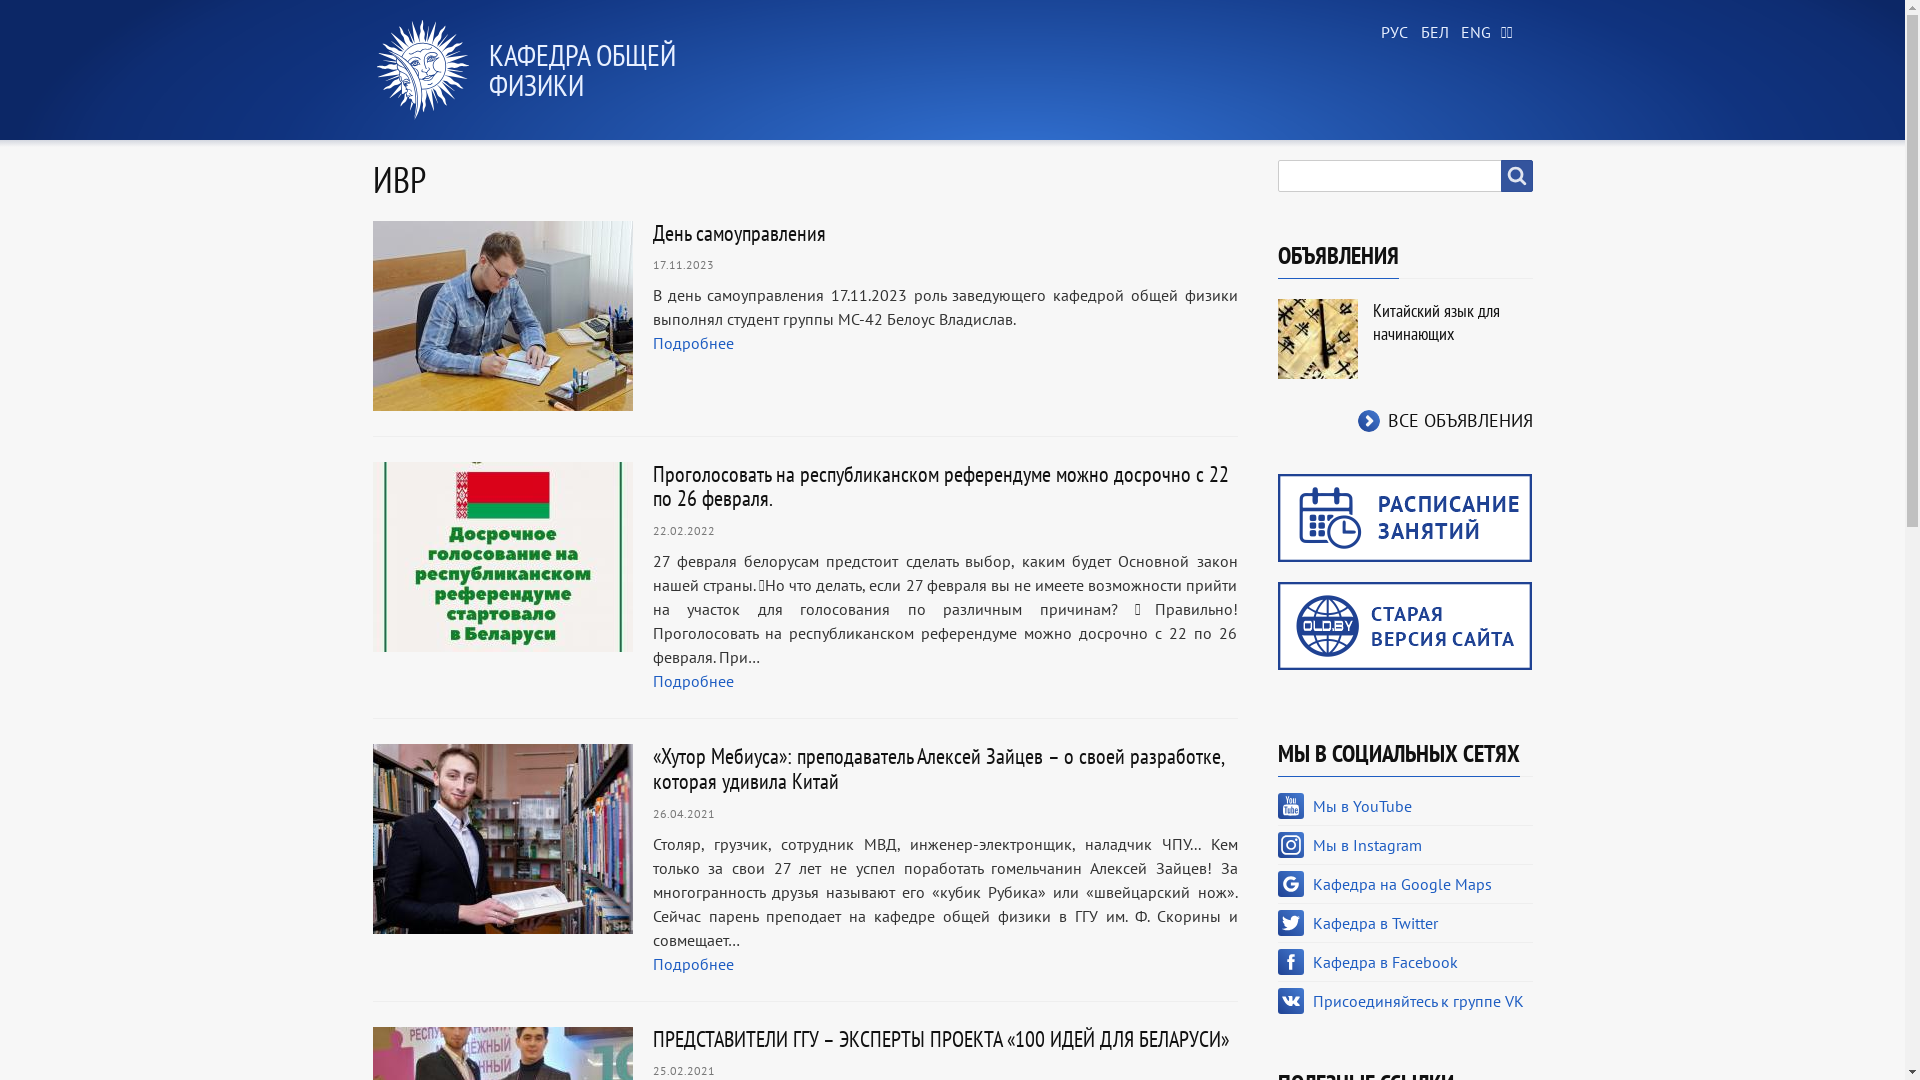  I want to click on 'Belarusian', so click(1430, 33).